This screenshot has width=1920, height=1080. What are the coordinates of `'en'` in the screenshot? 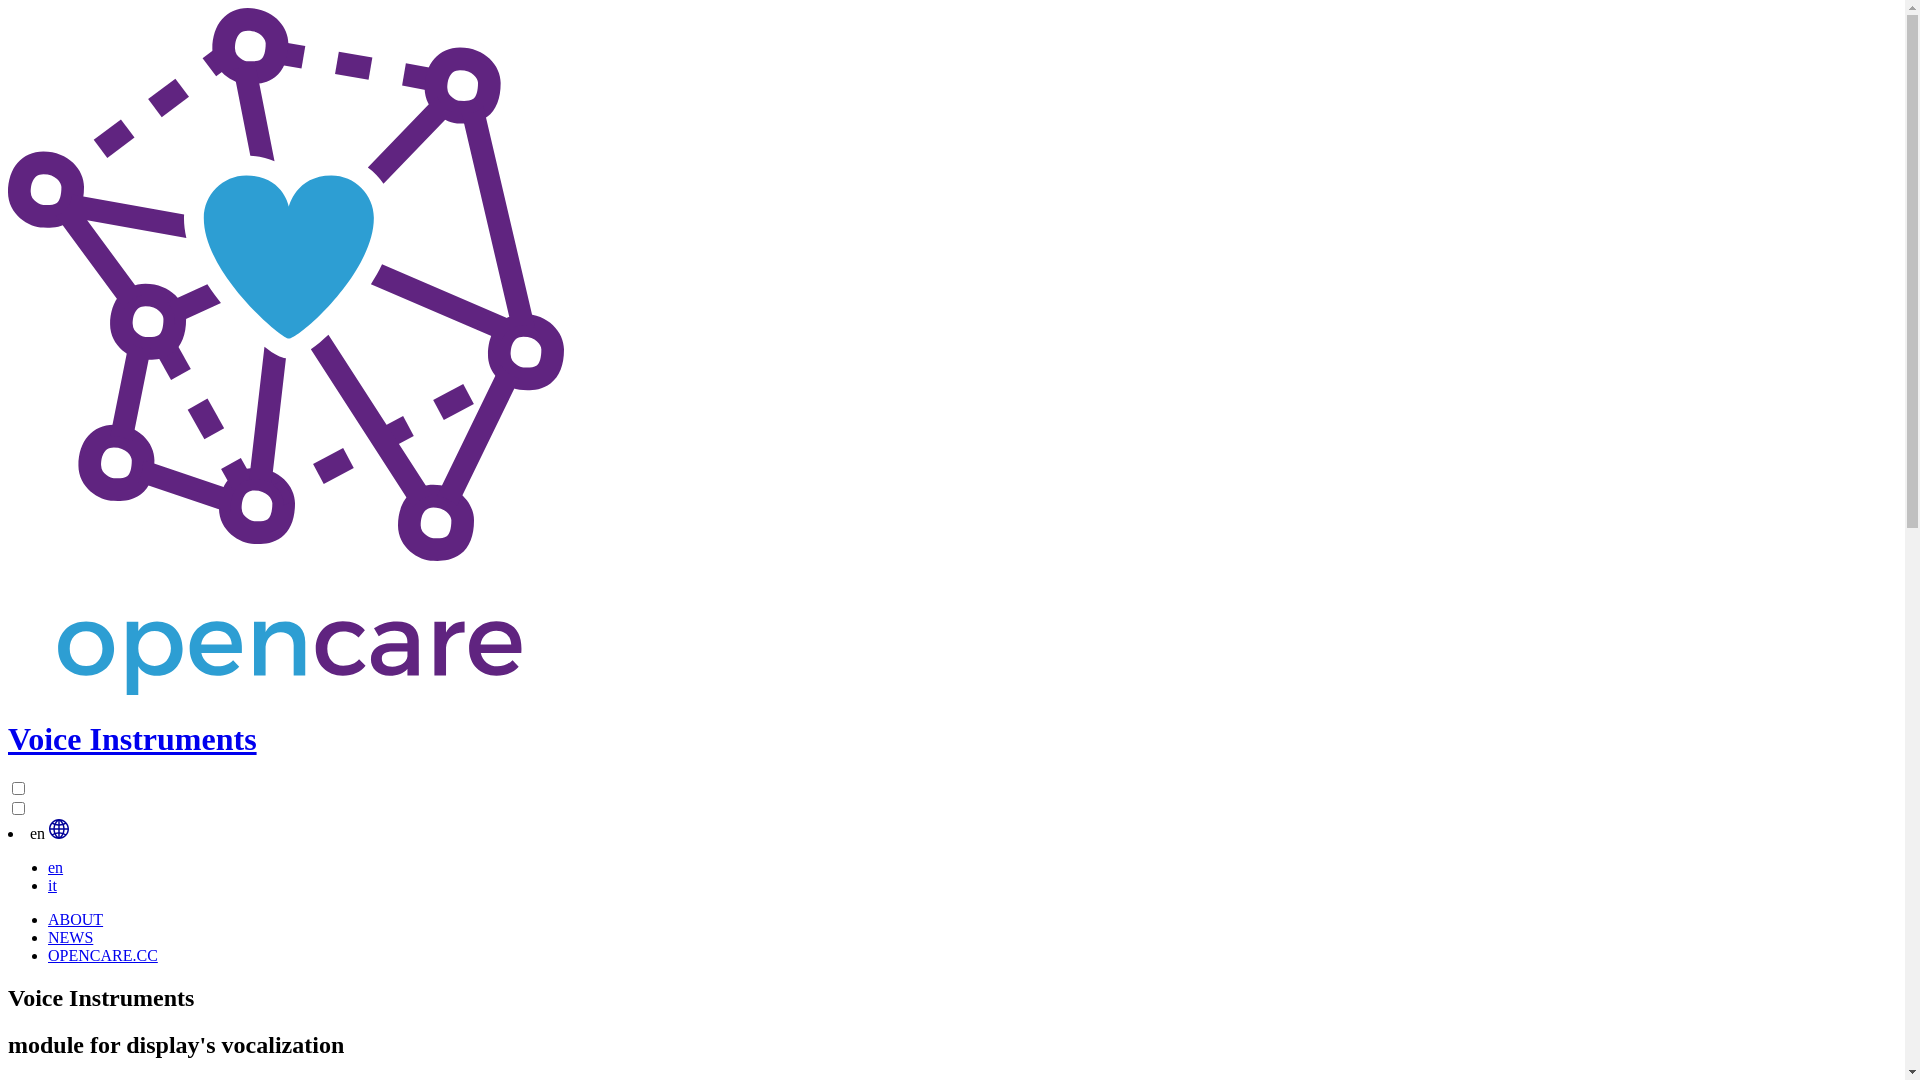 It's located at (55, 866).